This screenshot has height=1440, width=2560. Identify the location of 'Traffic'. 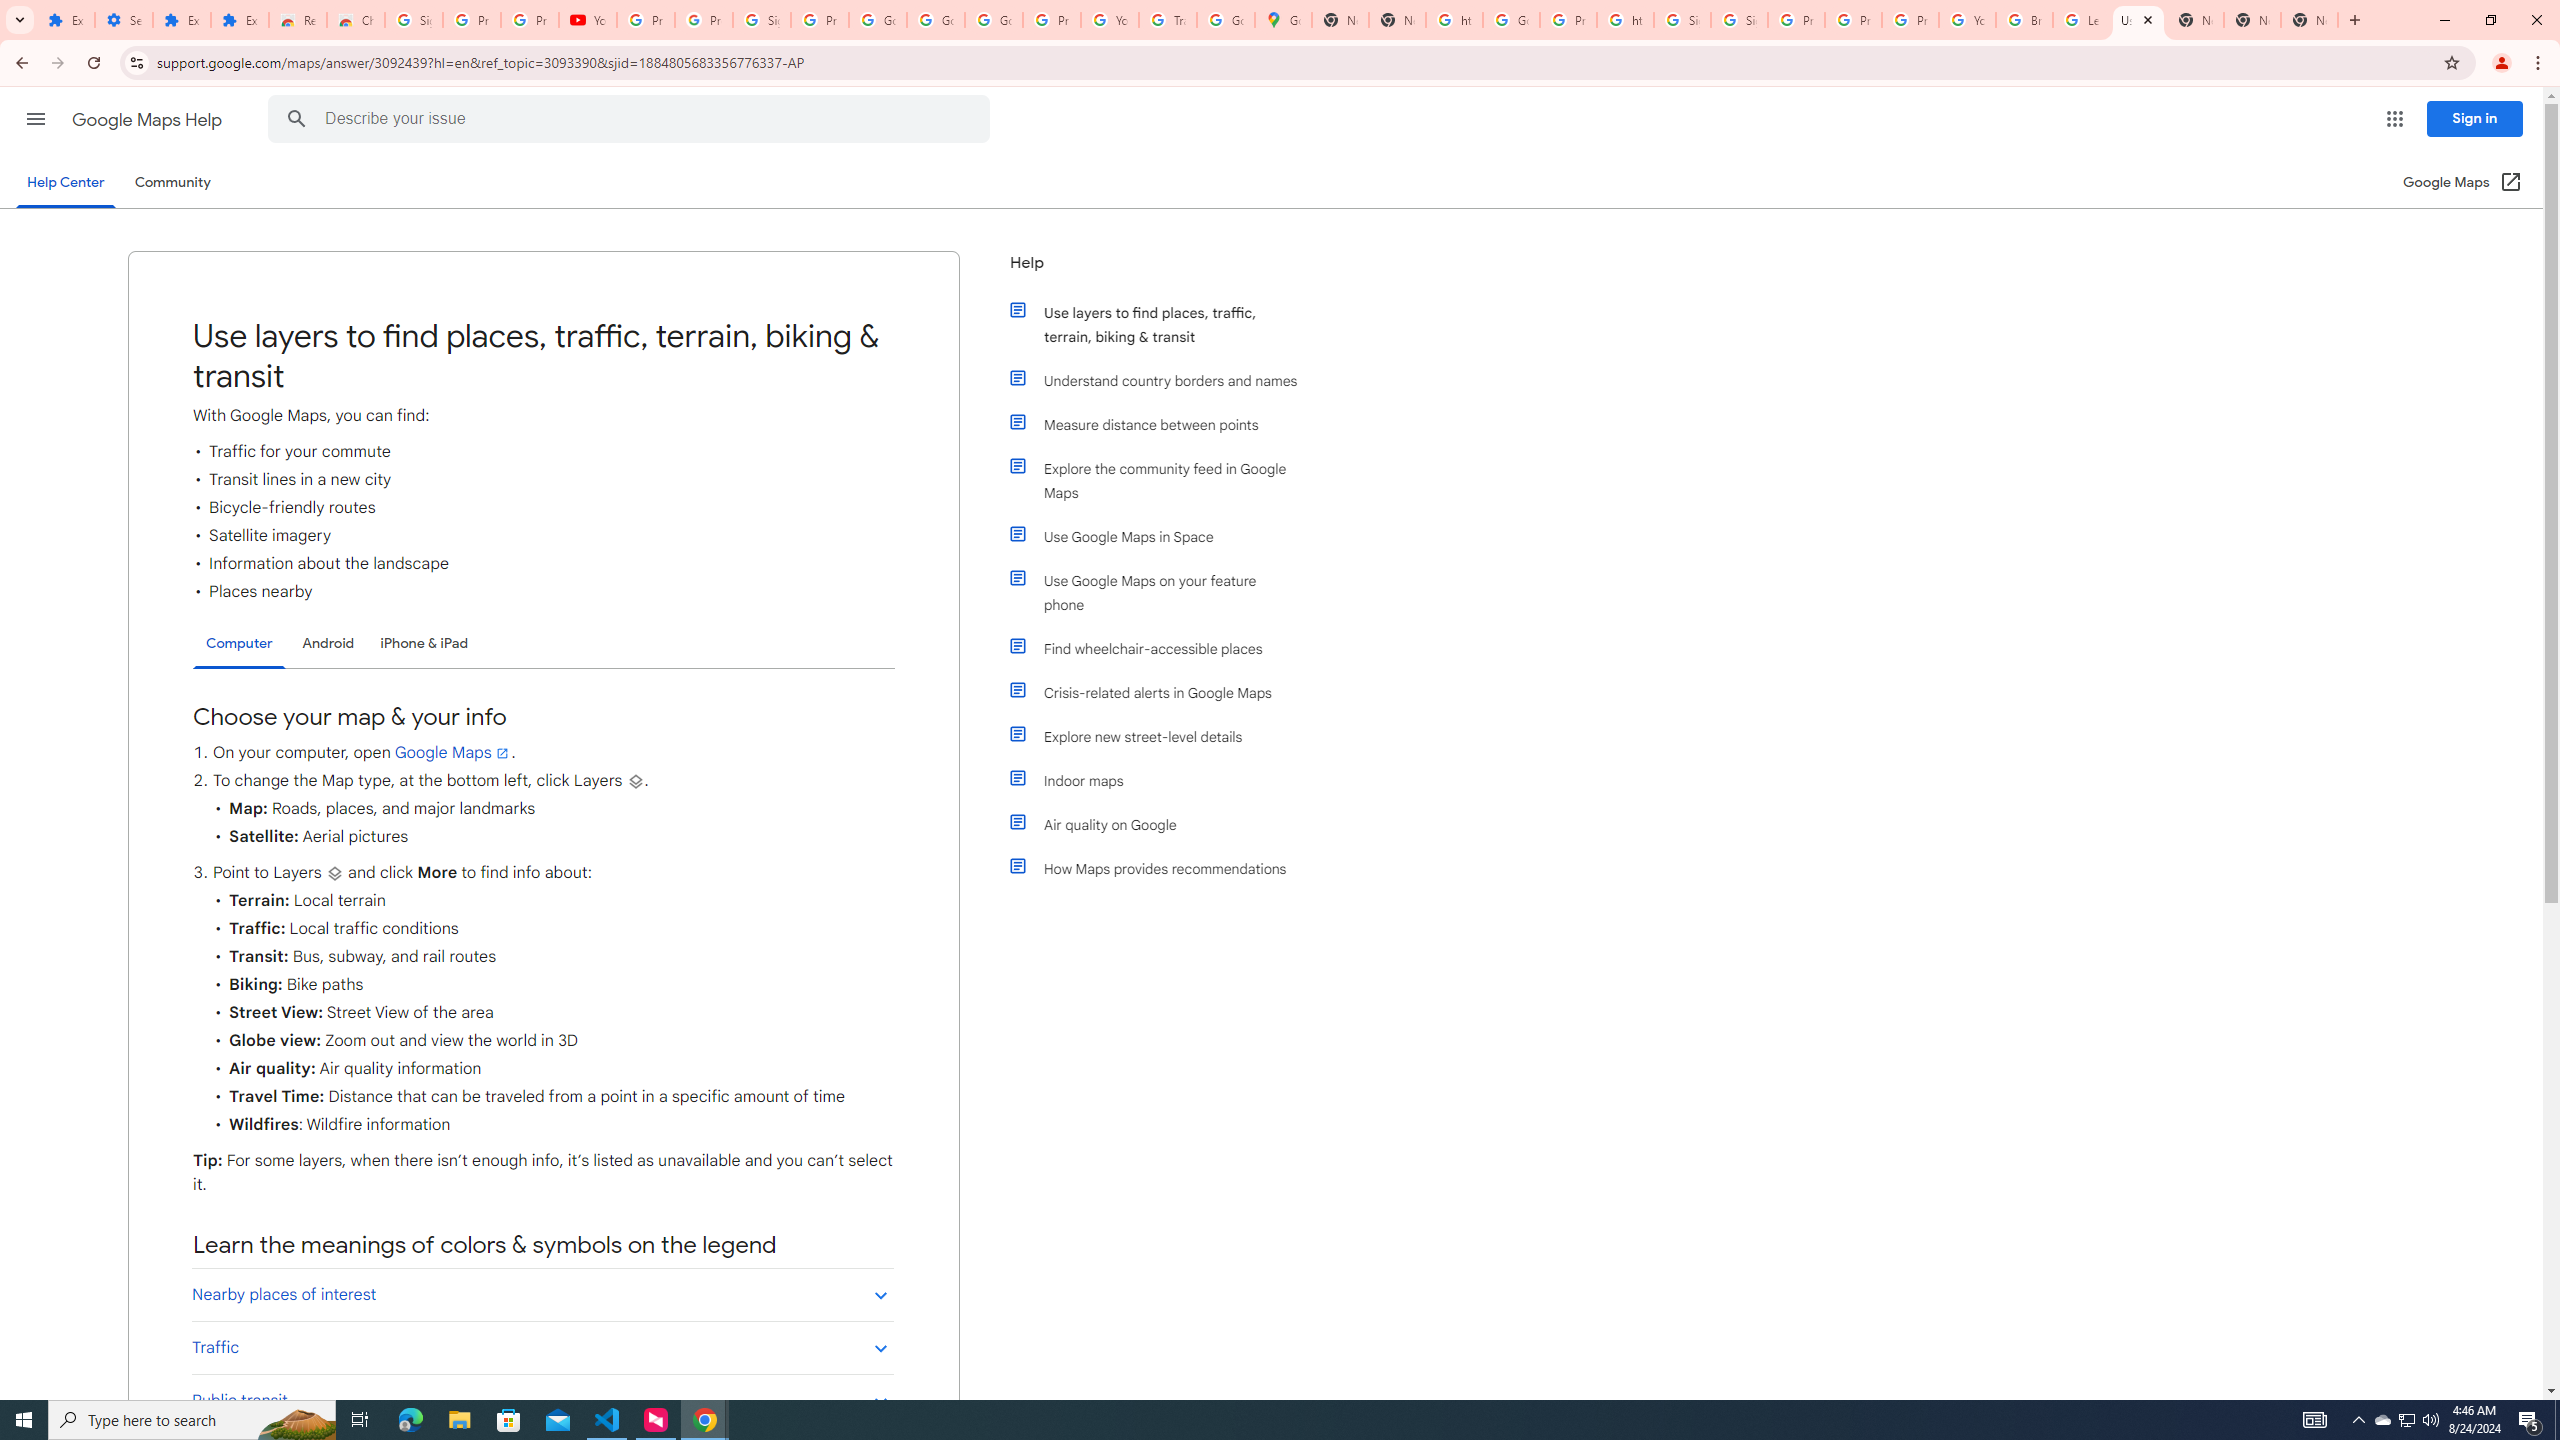
(542, 1347).